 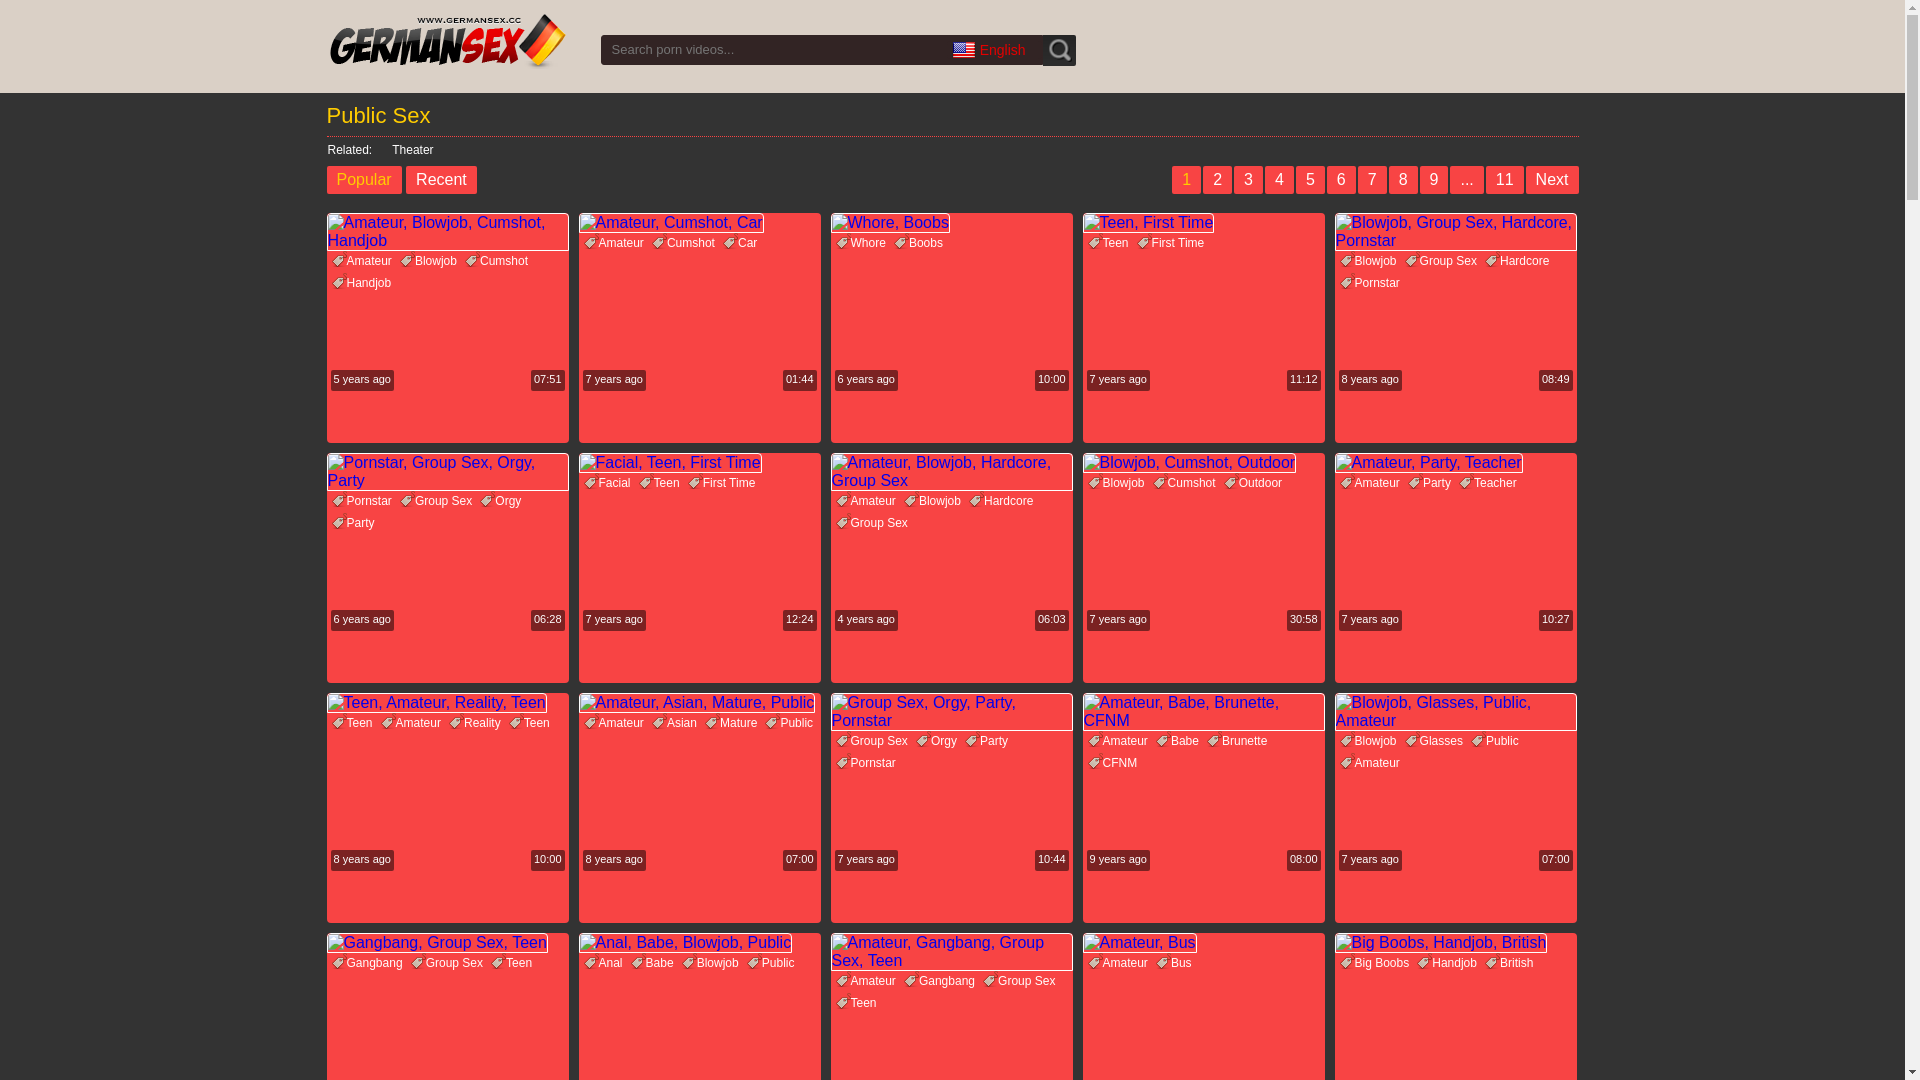 I want to click on '8', so click(x=1402, y=180).